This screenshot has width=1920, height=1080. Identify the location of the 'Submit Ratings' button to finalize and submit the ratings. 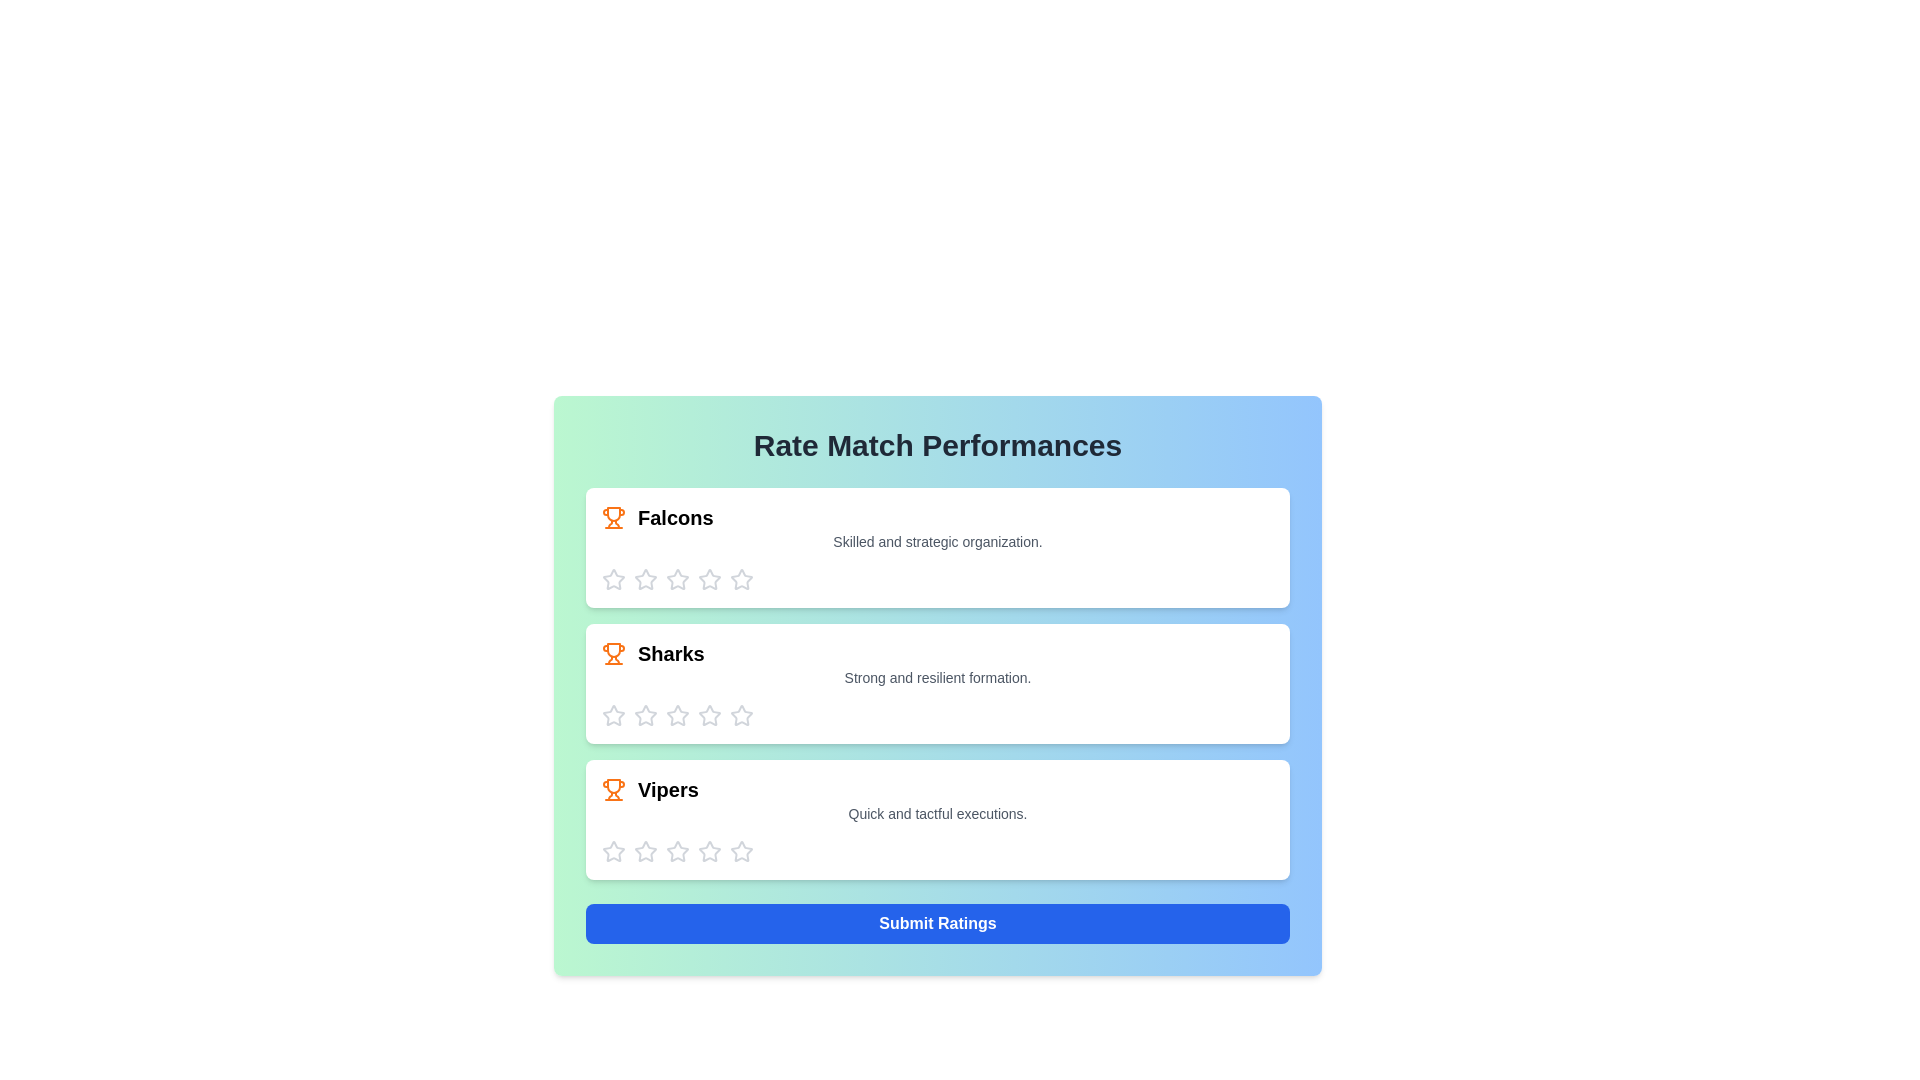
(936, 924).